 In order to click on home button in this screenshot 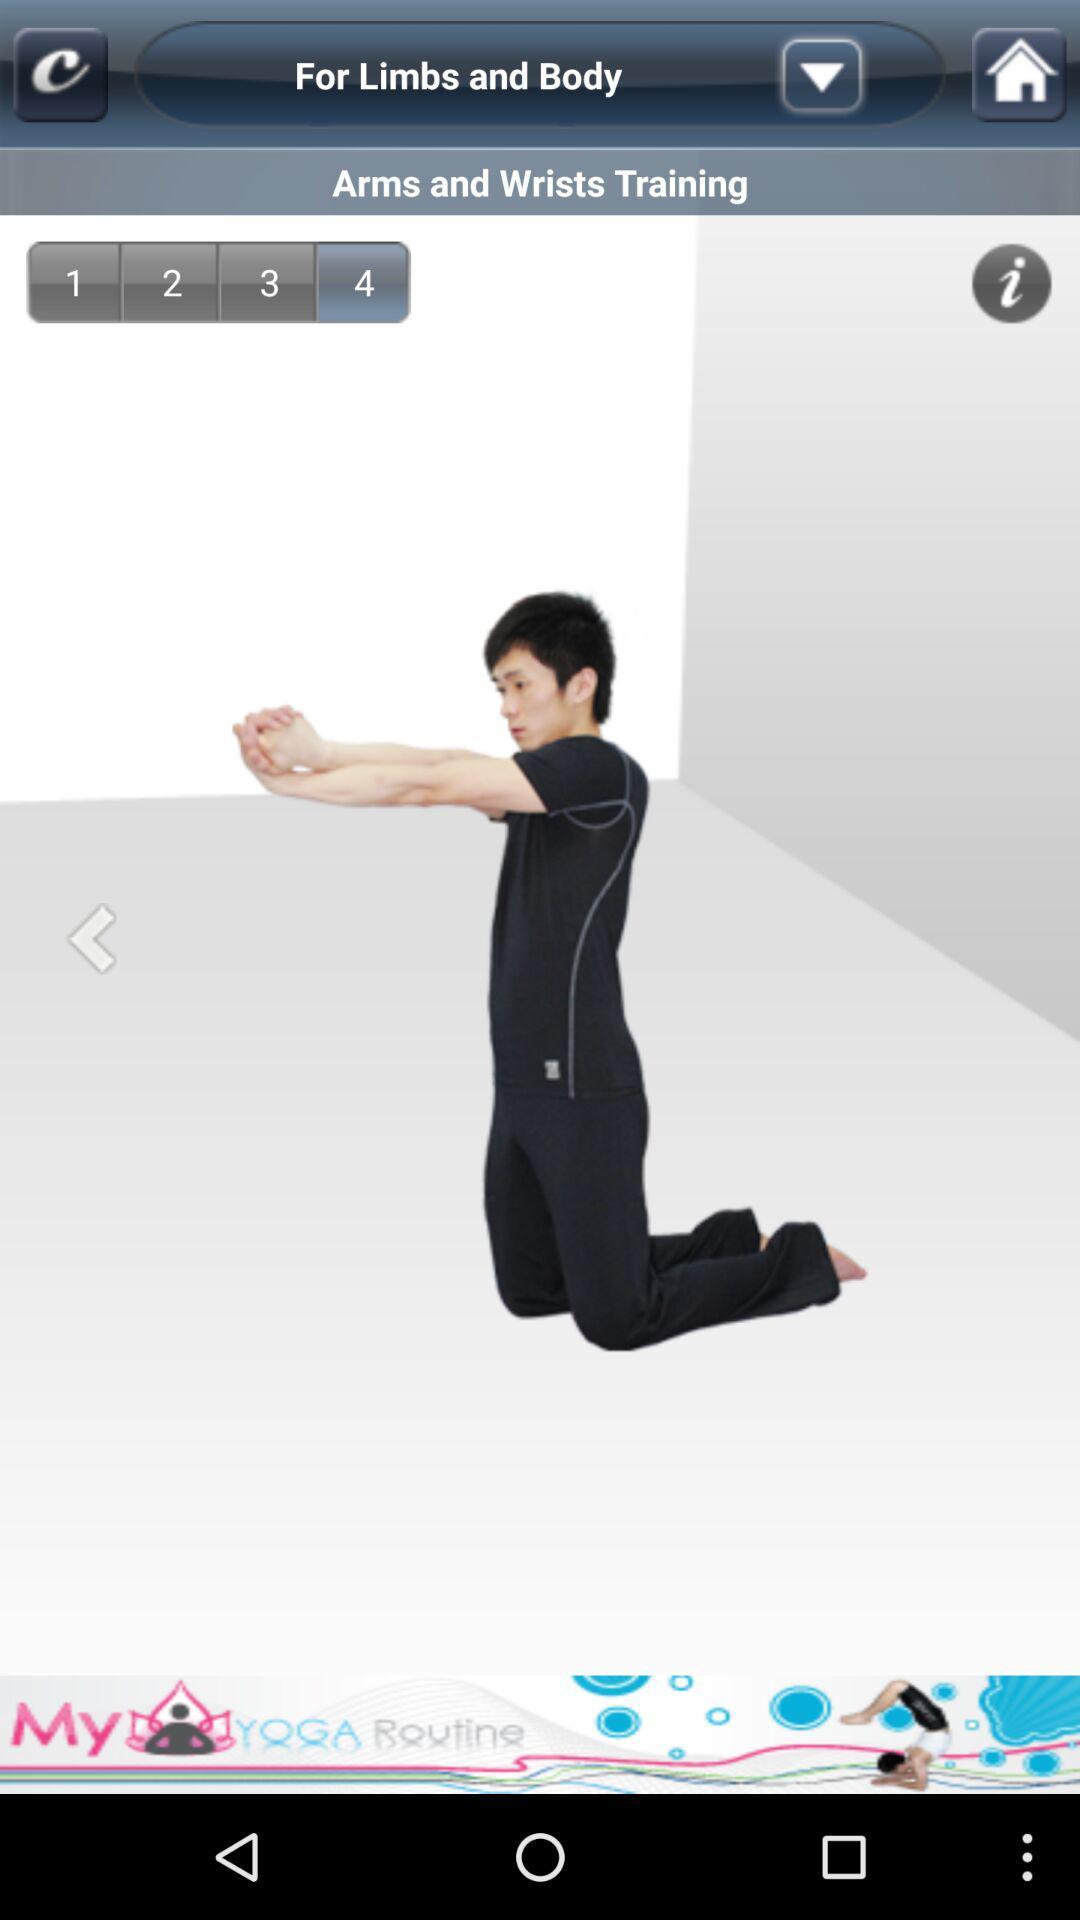, I will do `click(1019, 75)`.